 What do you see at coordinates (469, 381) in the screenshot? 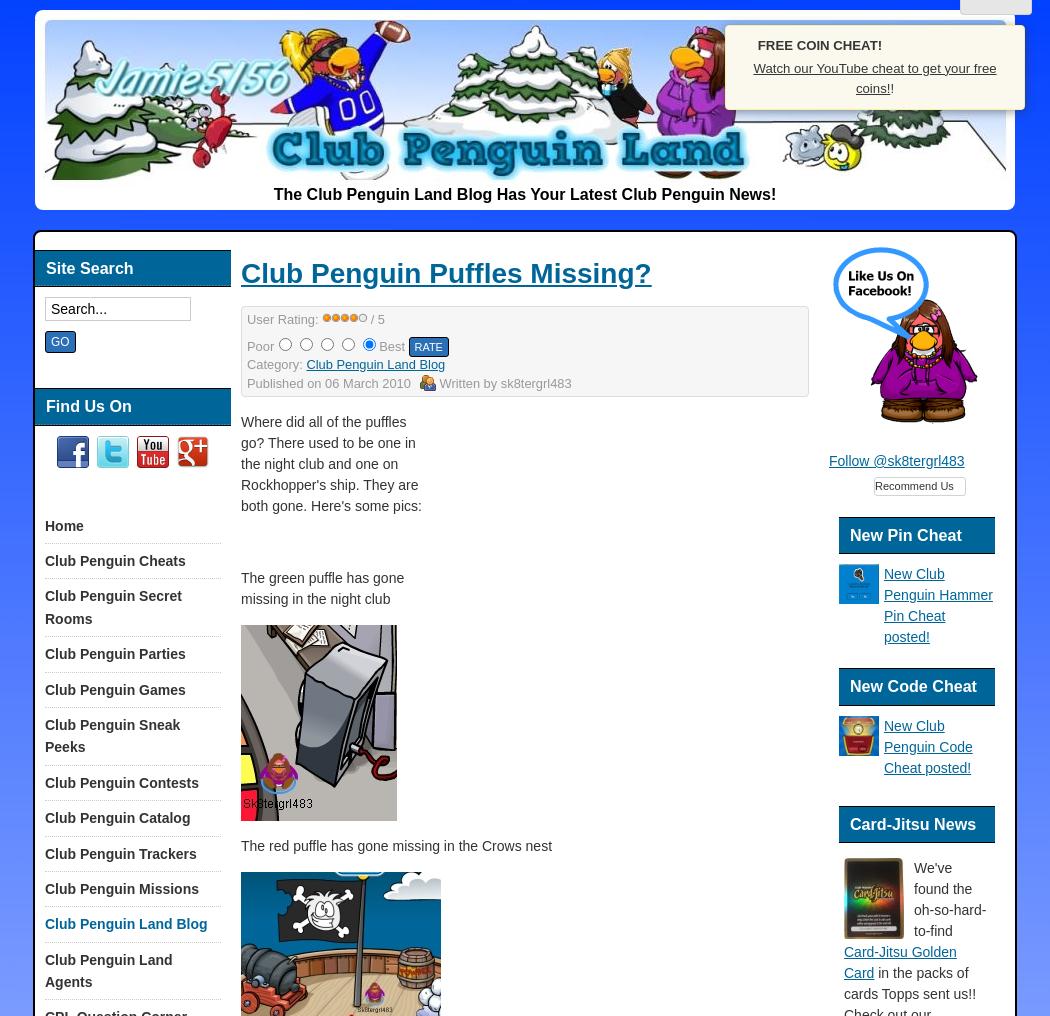
I see `'Written by'` at bounding box center [469, 381].